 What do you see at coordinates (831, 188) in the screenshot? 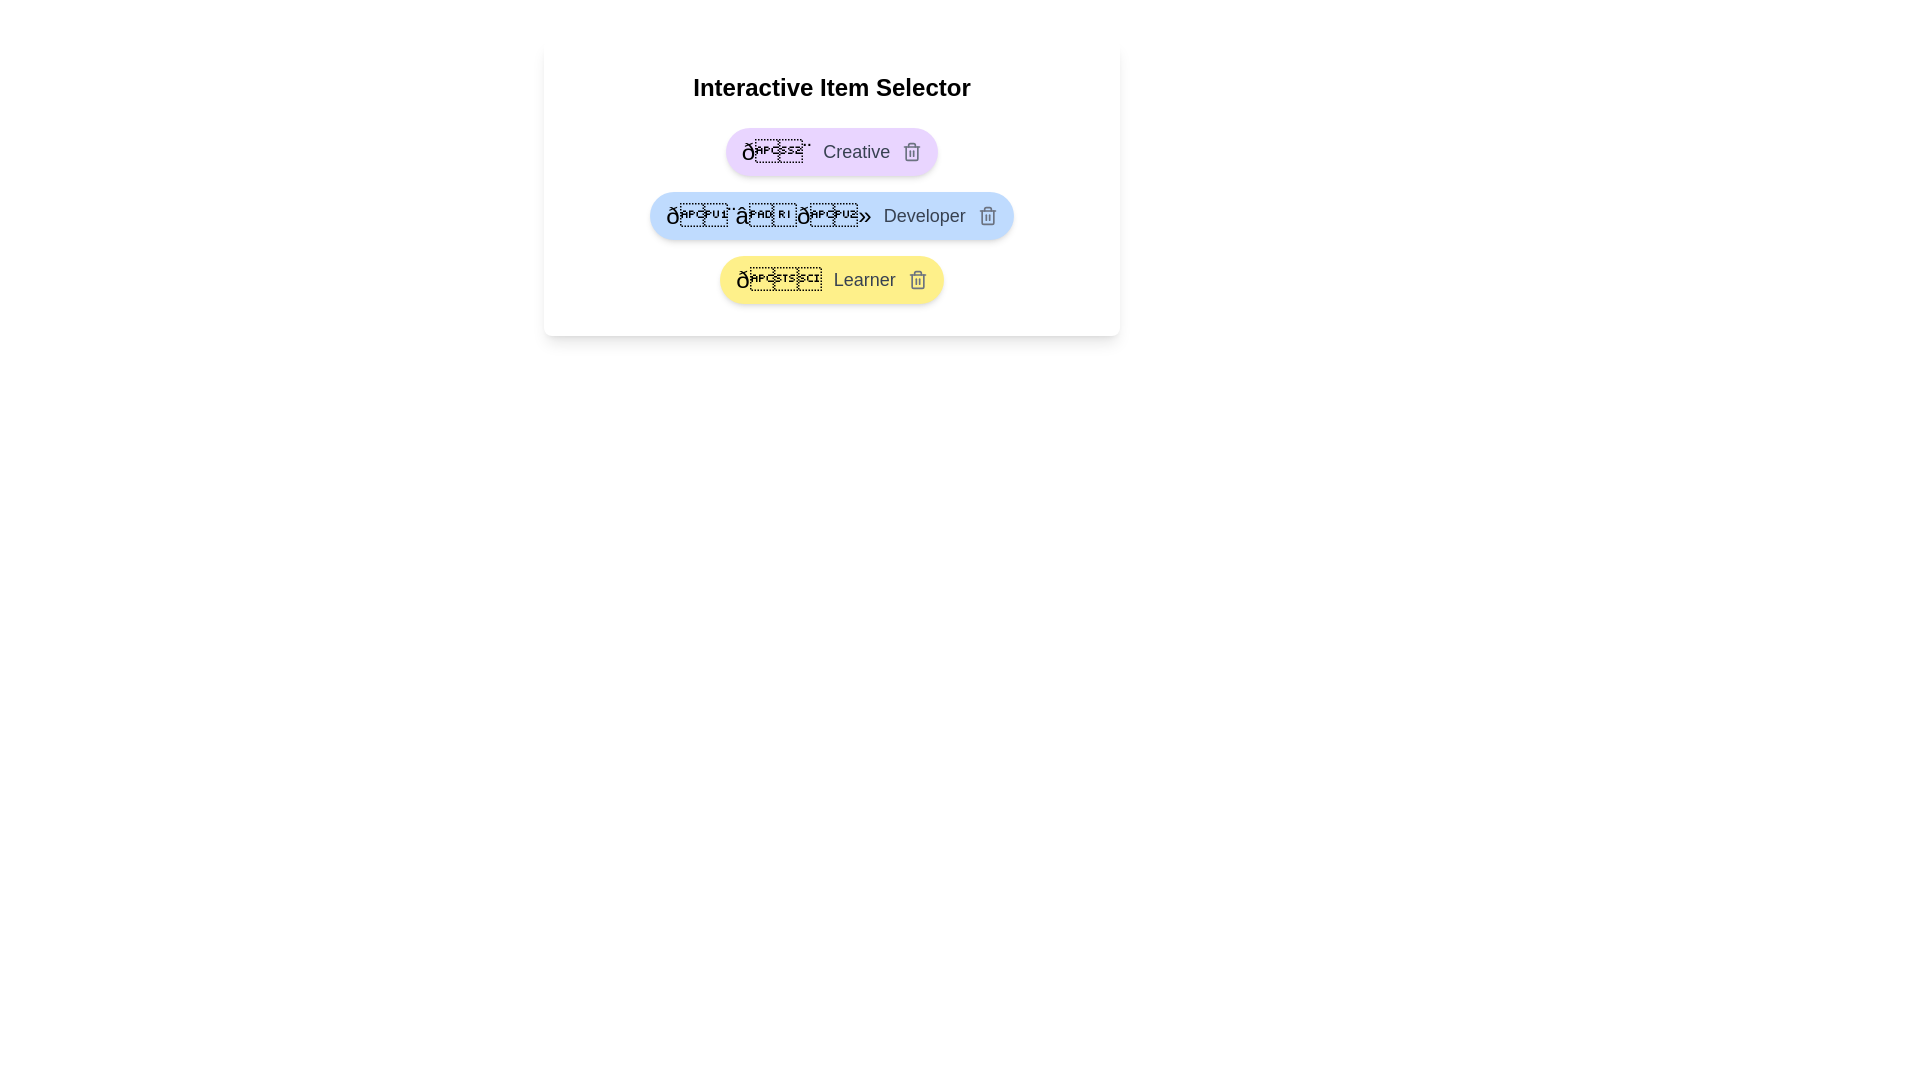
I see `the background of the component to interact with it` at bounding box center [831, 188].